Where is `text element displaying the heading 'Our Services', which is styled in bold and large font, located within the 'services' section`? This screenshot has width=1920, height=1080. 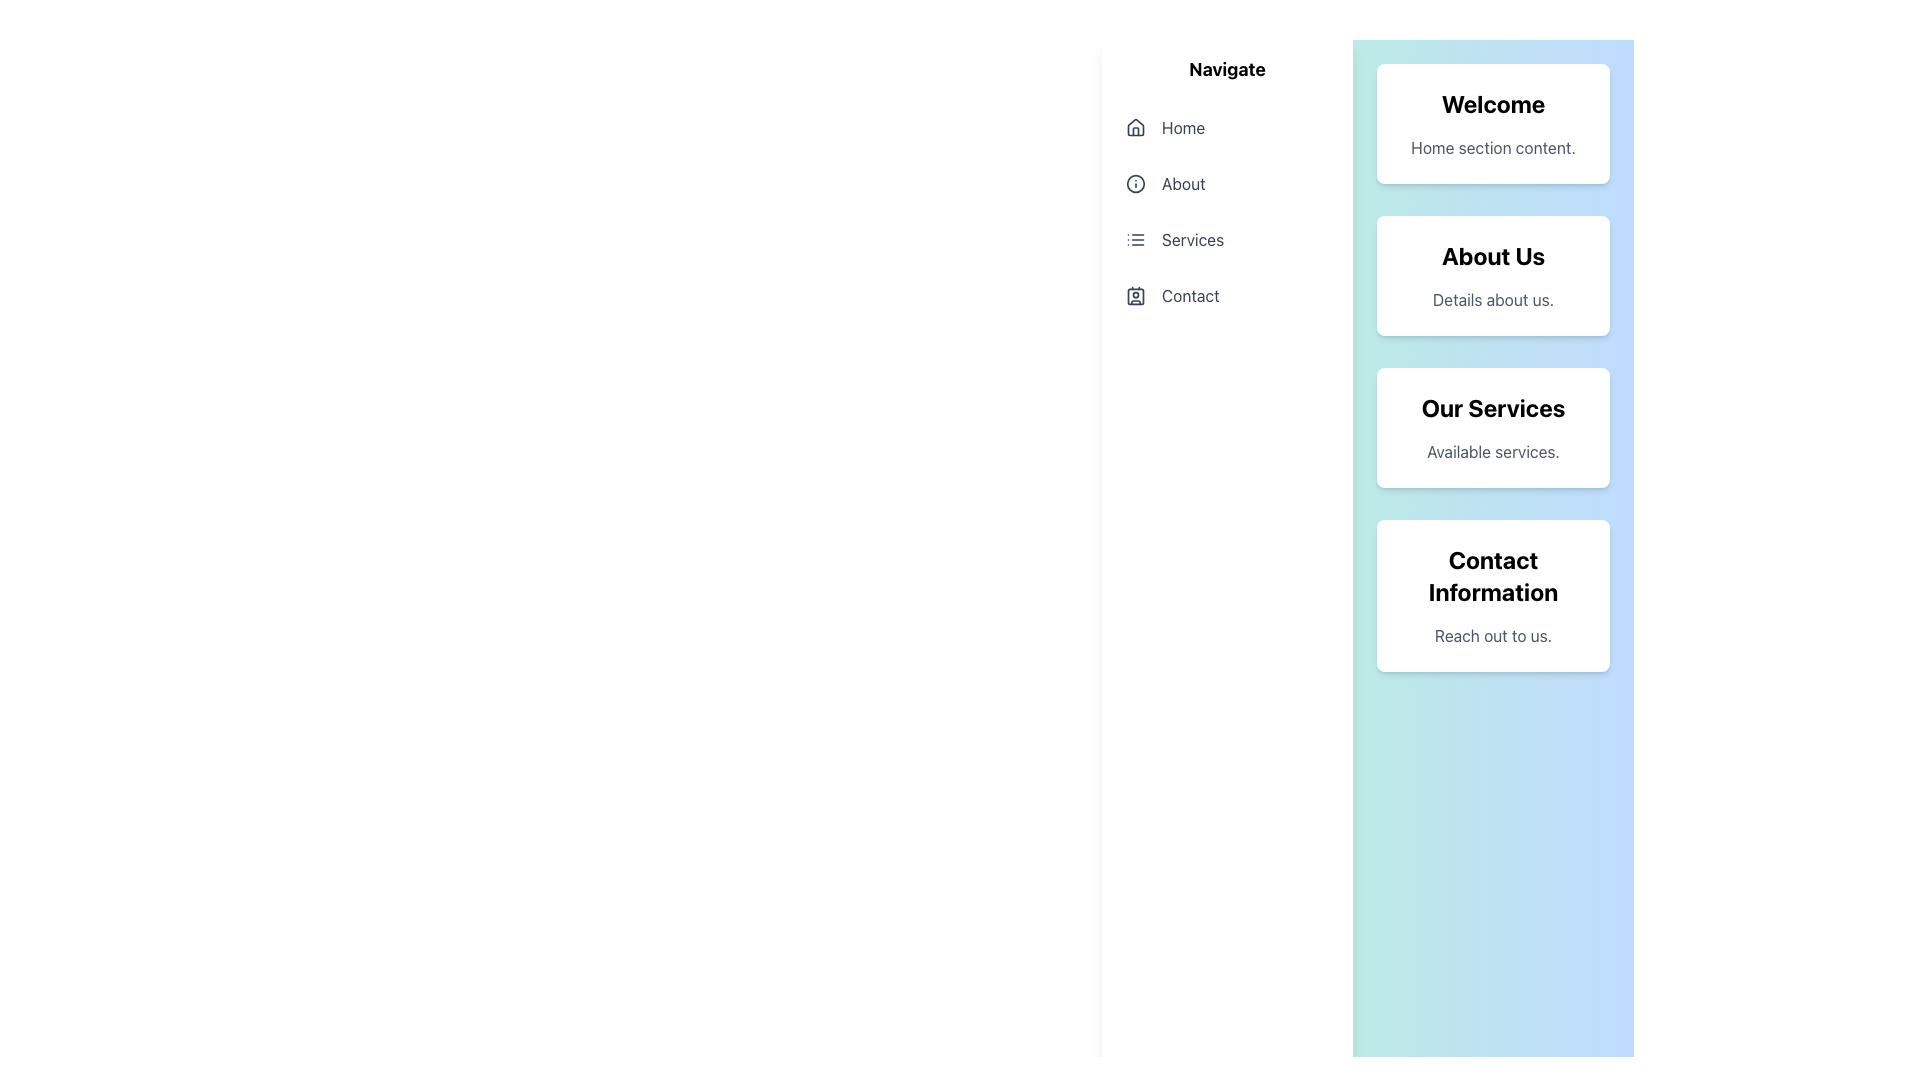
text element displaying the heading 'Our Services', which is styled in bold and large font, located within the 'services' section is located at coordinates (1493, 407).